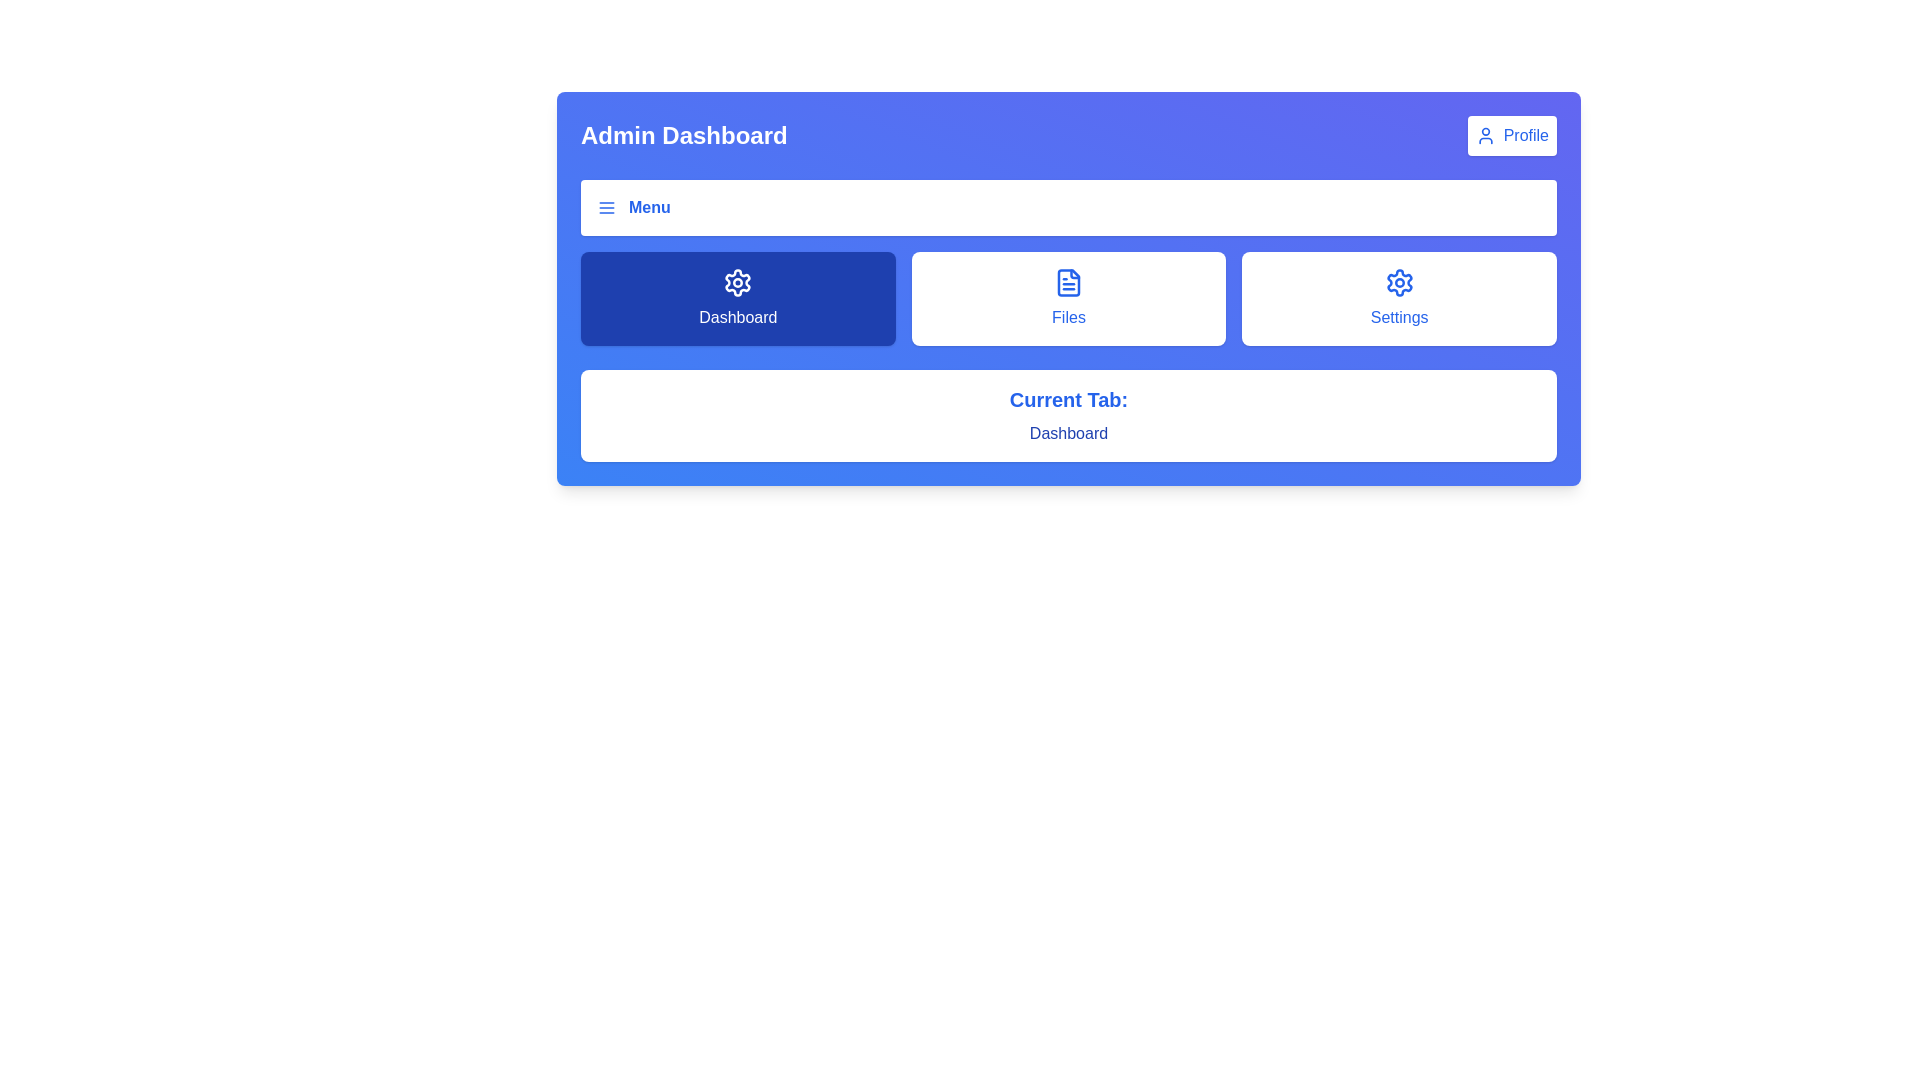 The height and width of the screenshot is (1080, 1920). I want to click on the text label displaying 'Dashboard' inside the dark blue button positioned in the leftmost position among three buttons, so click(737, 316).